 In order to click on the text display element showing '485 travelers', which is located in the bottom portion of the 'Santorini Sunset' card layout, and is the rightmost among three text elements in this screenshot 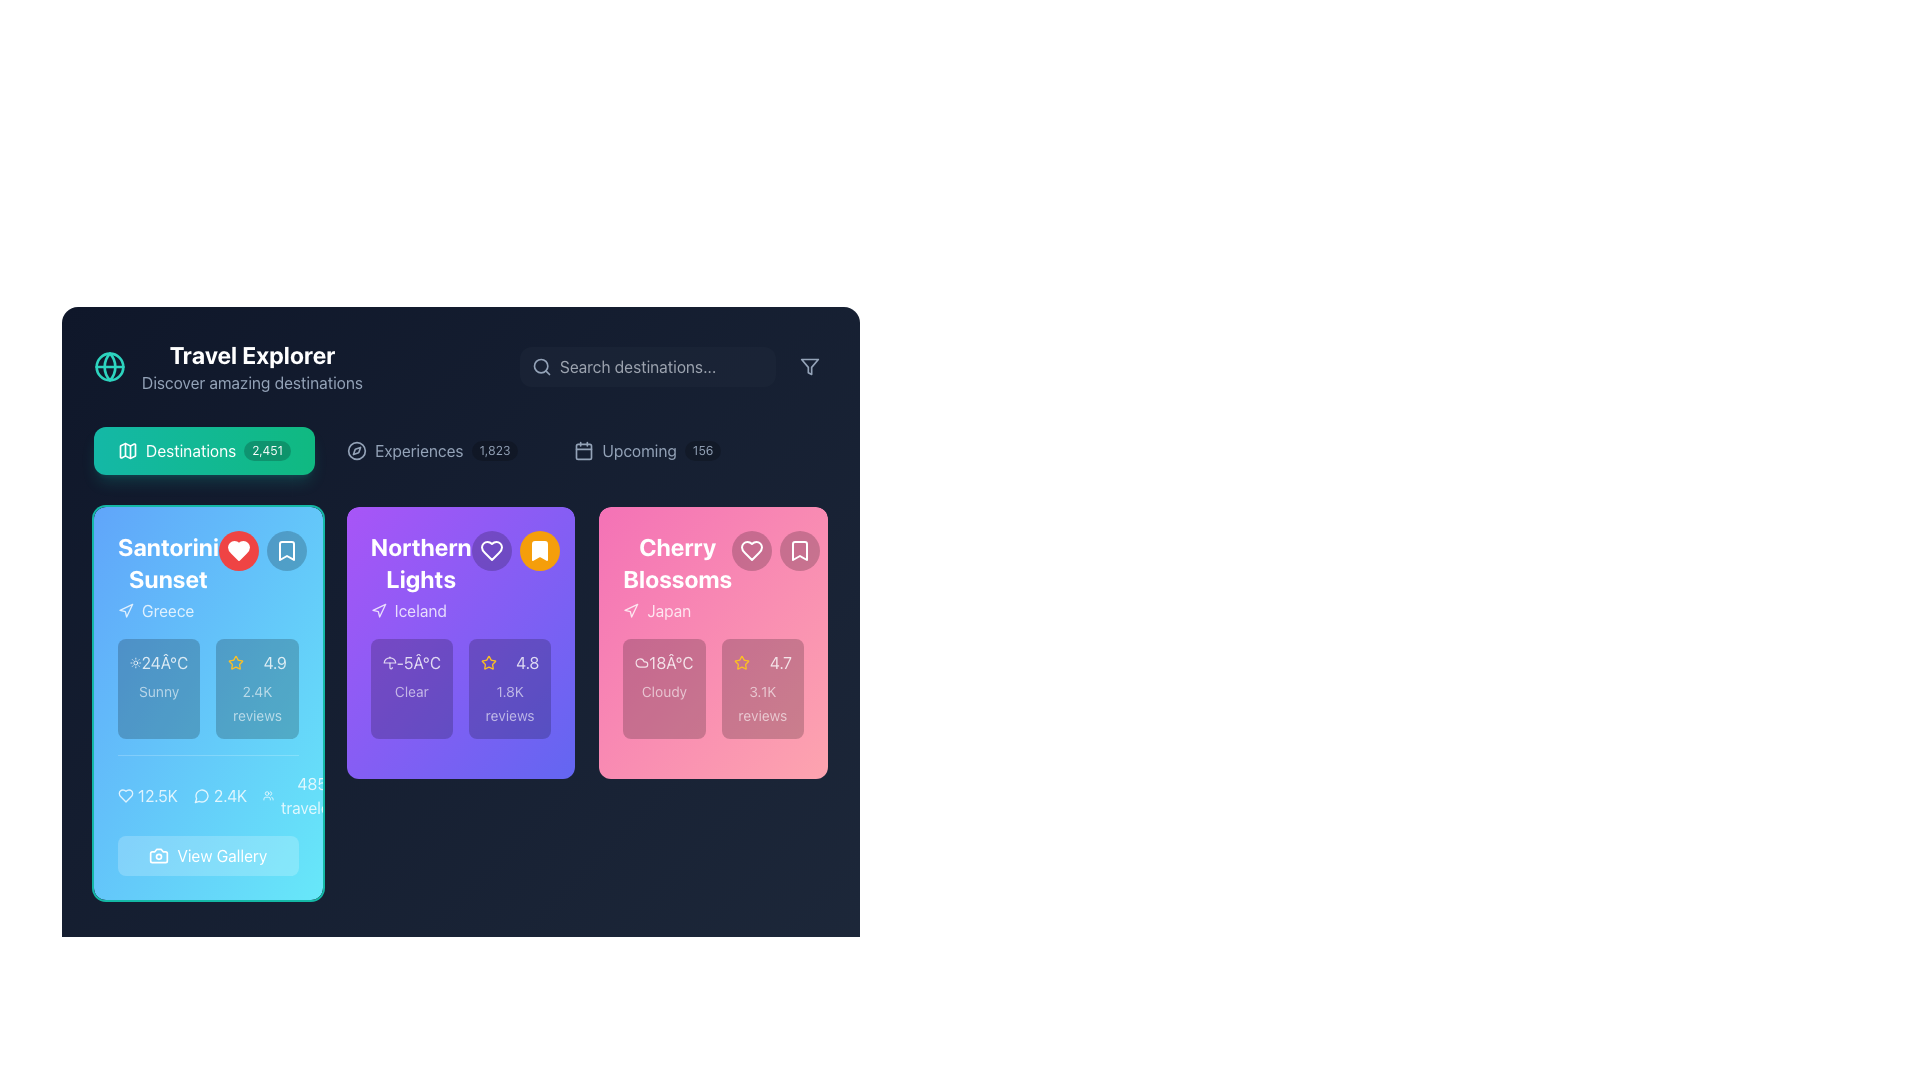, I will do `click(303, 794)`.